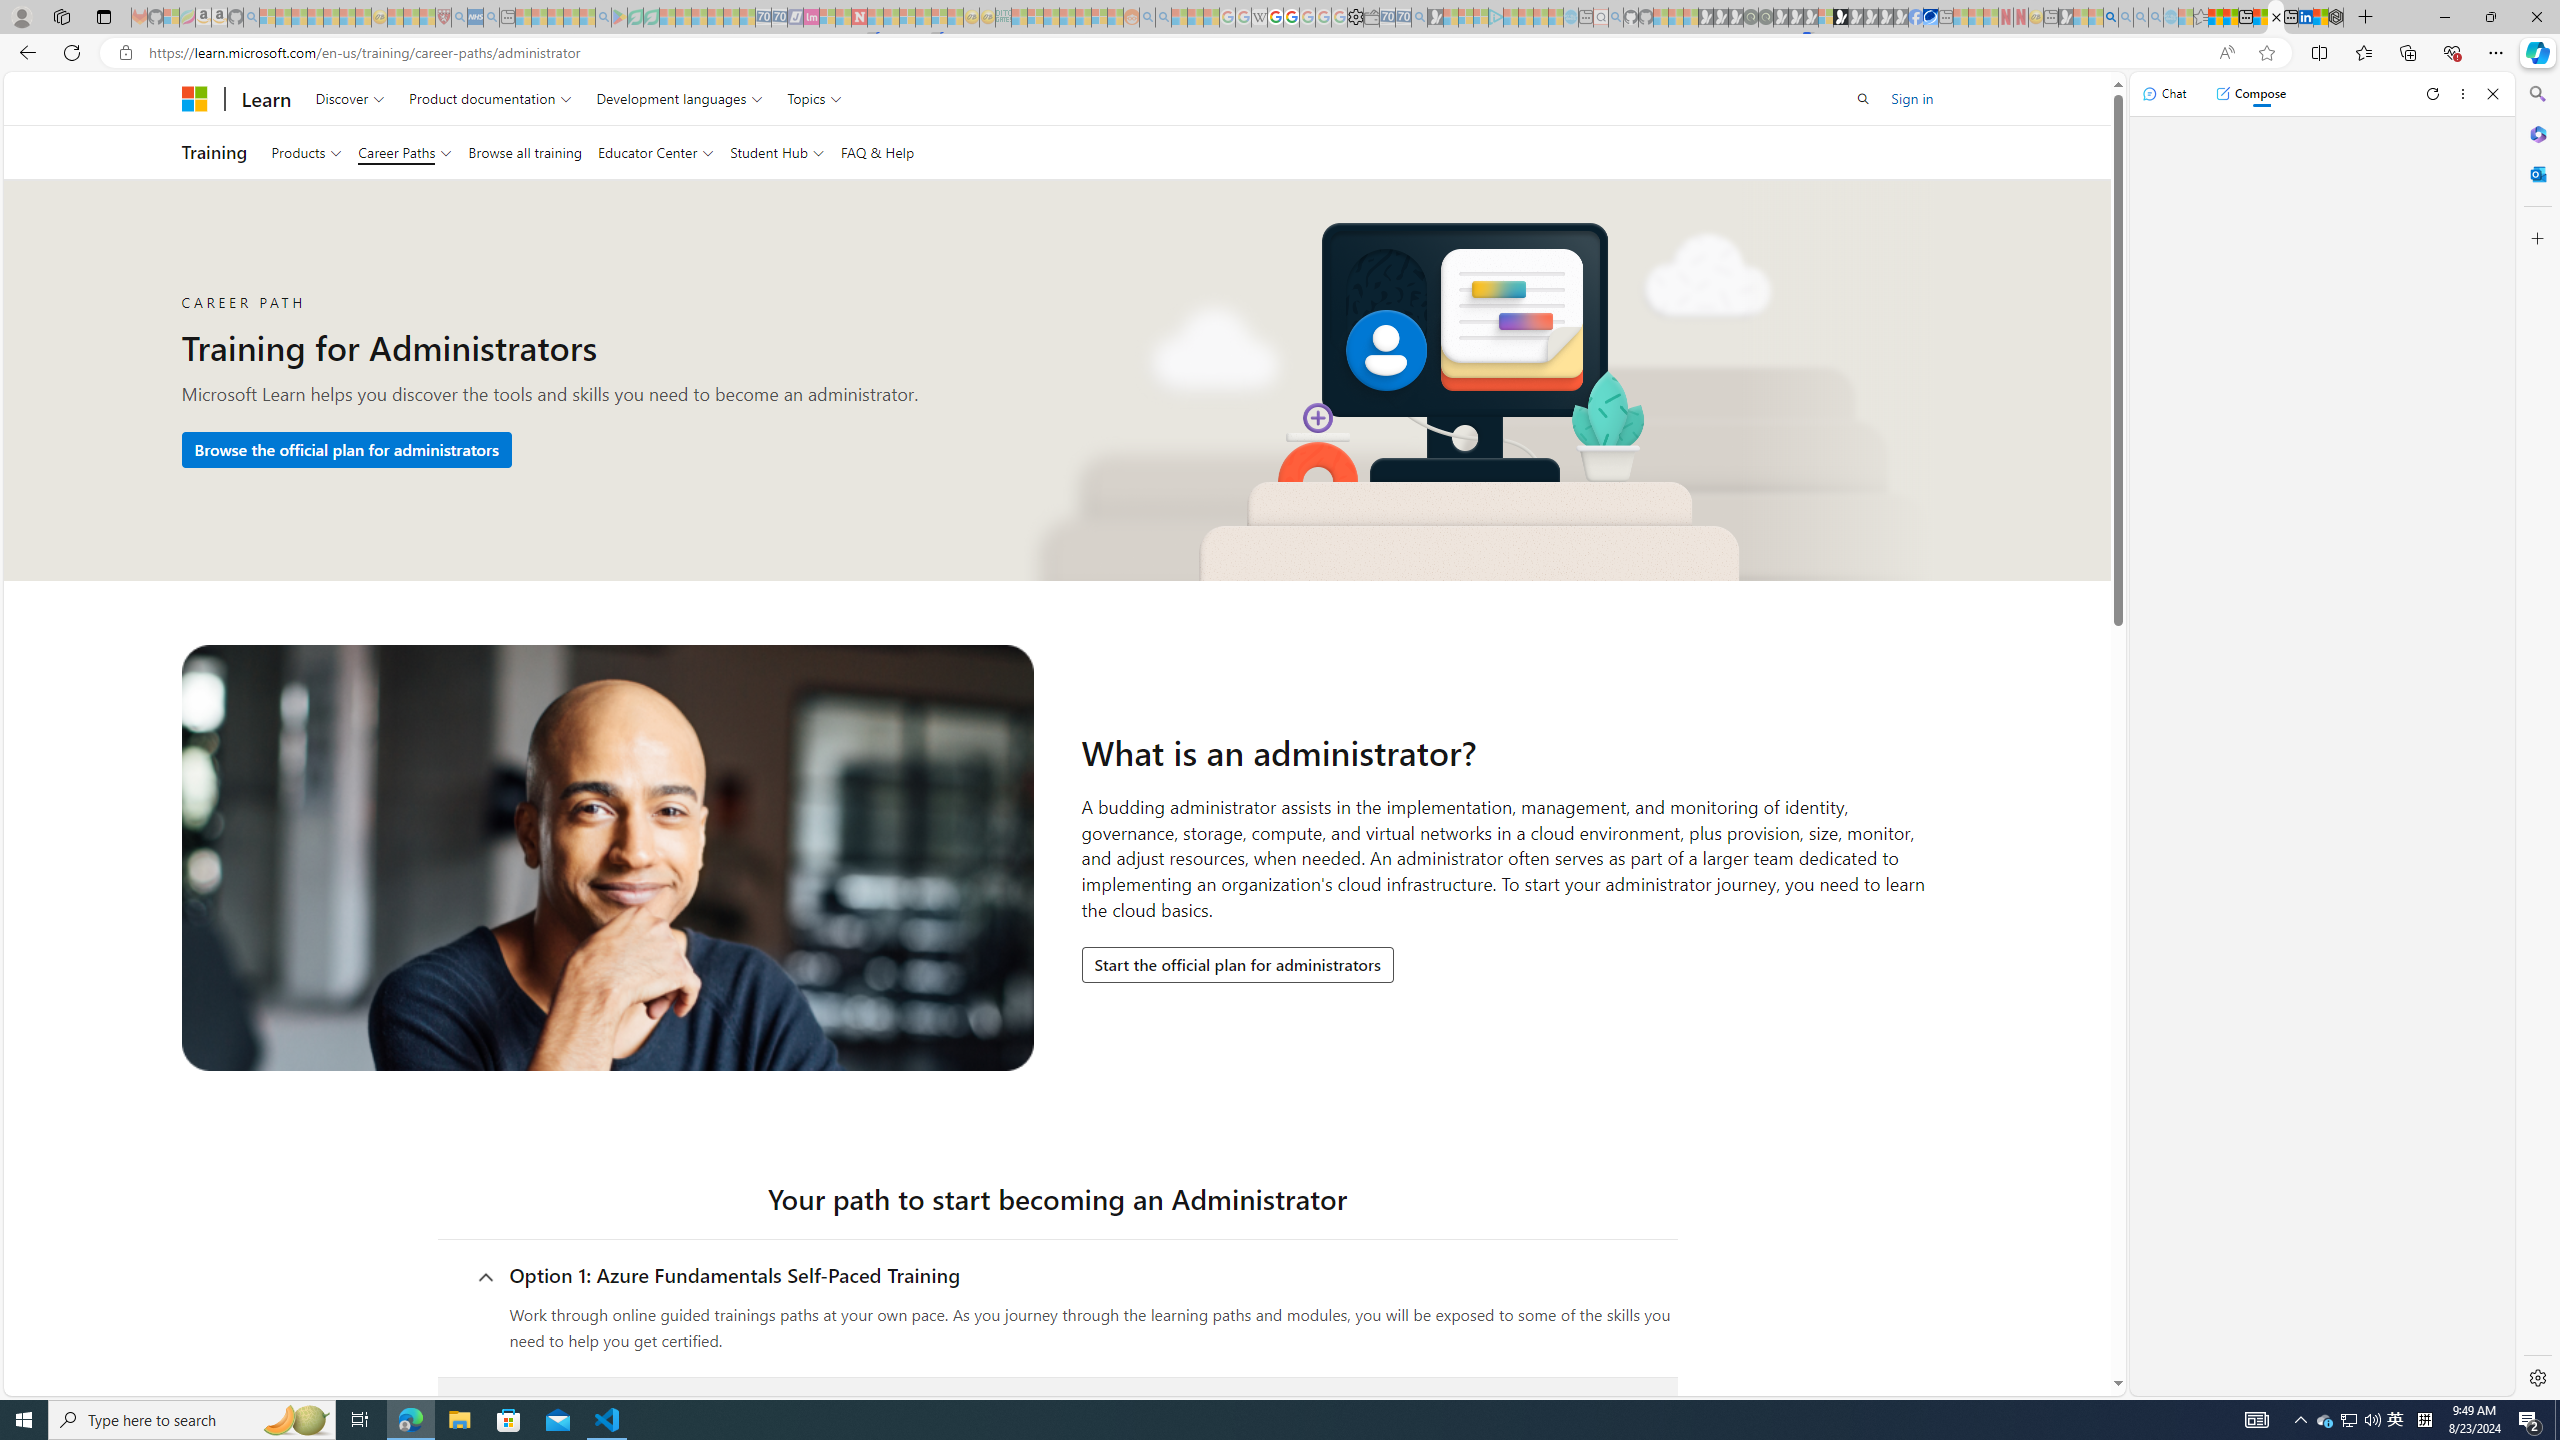  I want to click on 'Favorites - Sleeping', so click(2201, 16).